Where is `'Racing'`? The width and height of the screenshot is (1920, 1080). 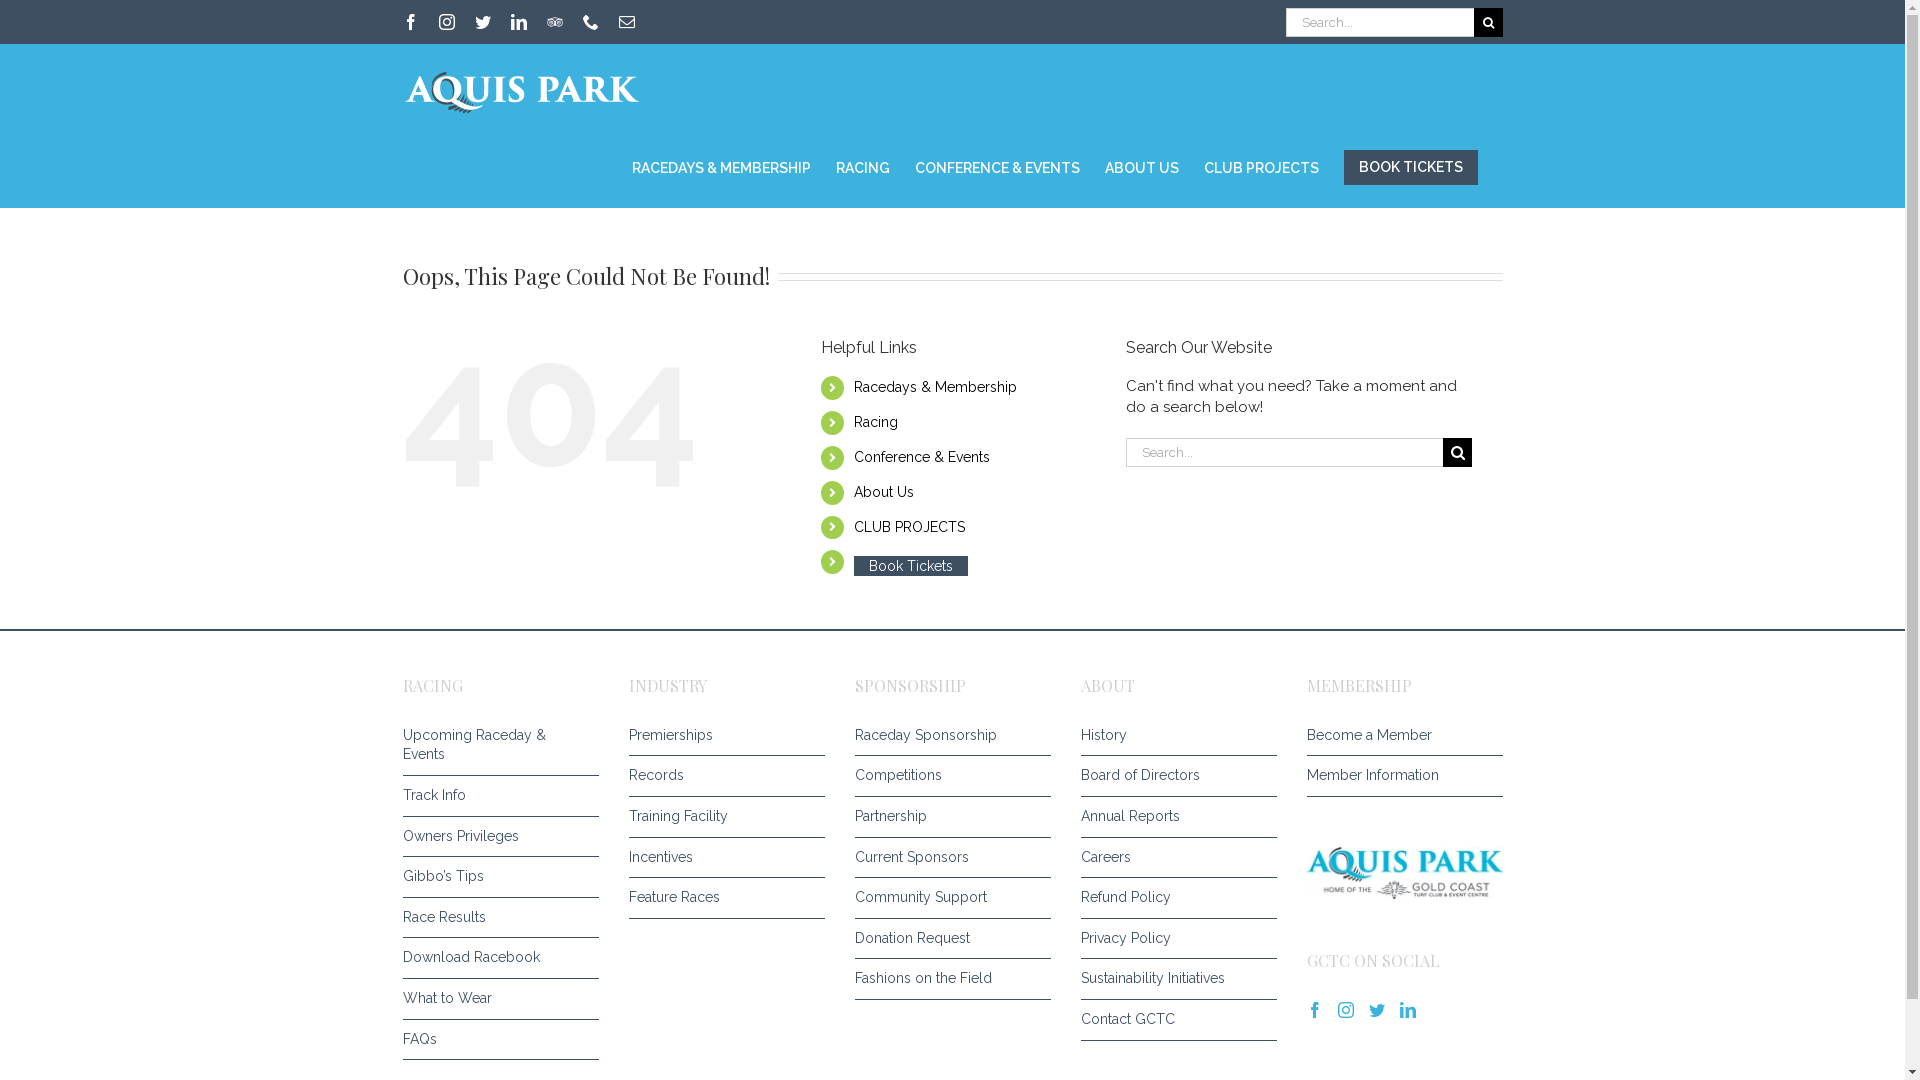
'Racing' is located at coordinates (875, 420).